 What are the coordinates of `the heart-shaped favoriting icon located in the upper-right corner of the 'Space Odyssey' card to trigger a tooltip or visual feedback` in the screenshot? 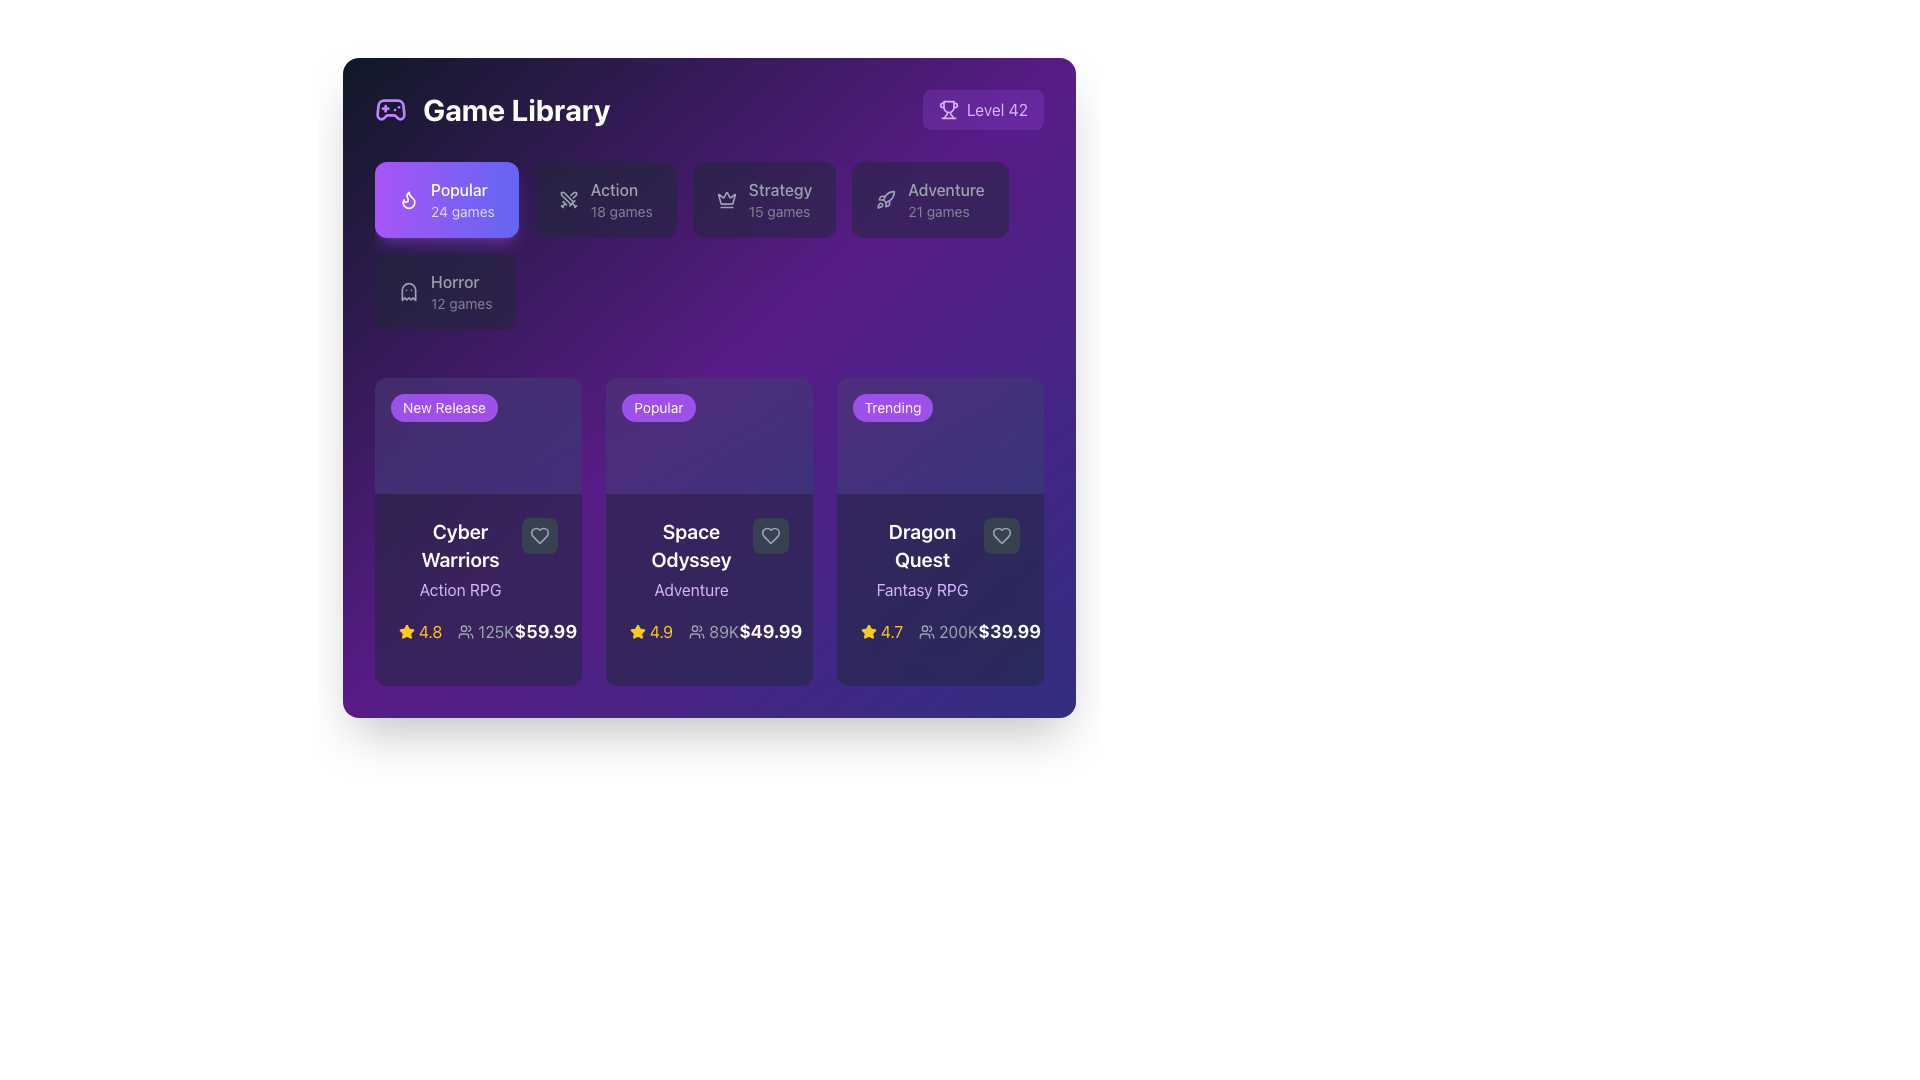 It's located at (770, 535).